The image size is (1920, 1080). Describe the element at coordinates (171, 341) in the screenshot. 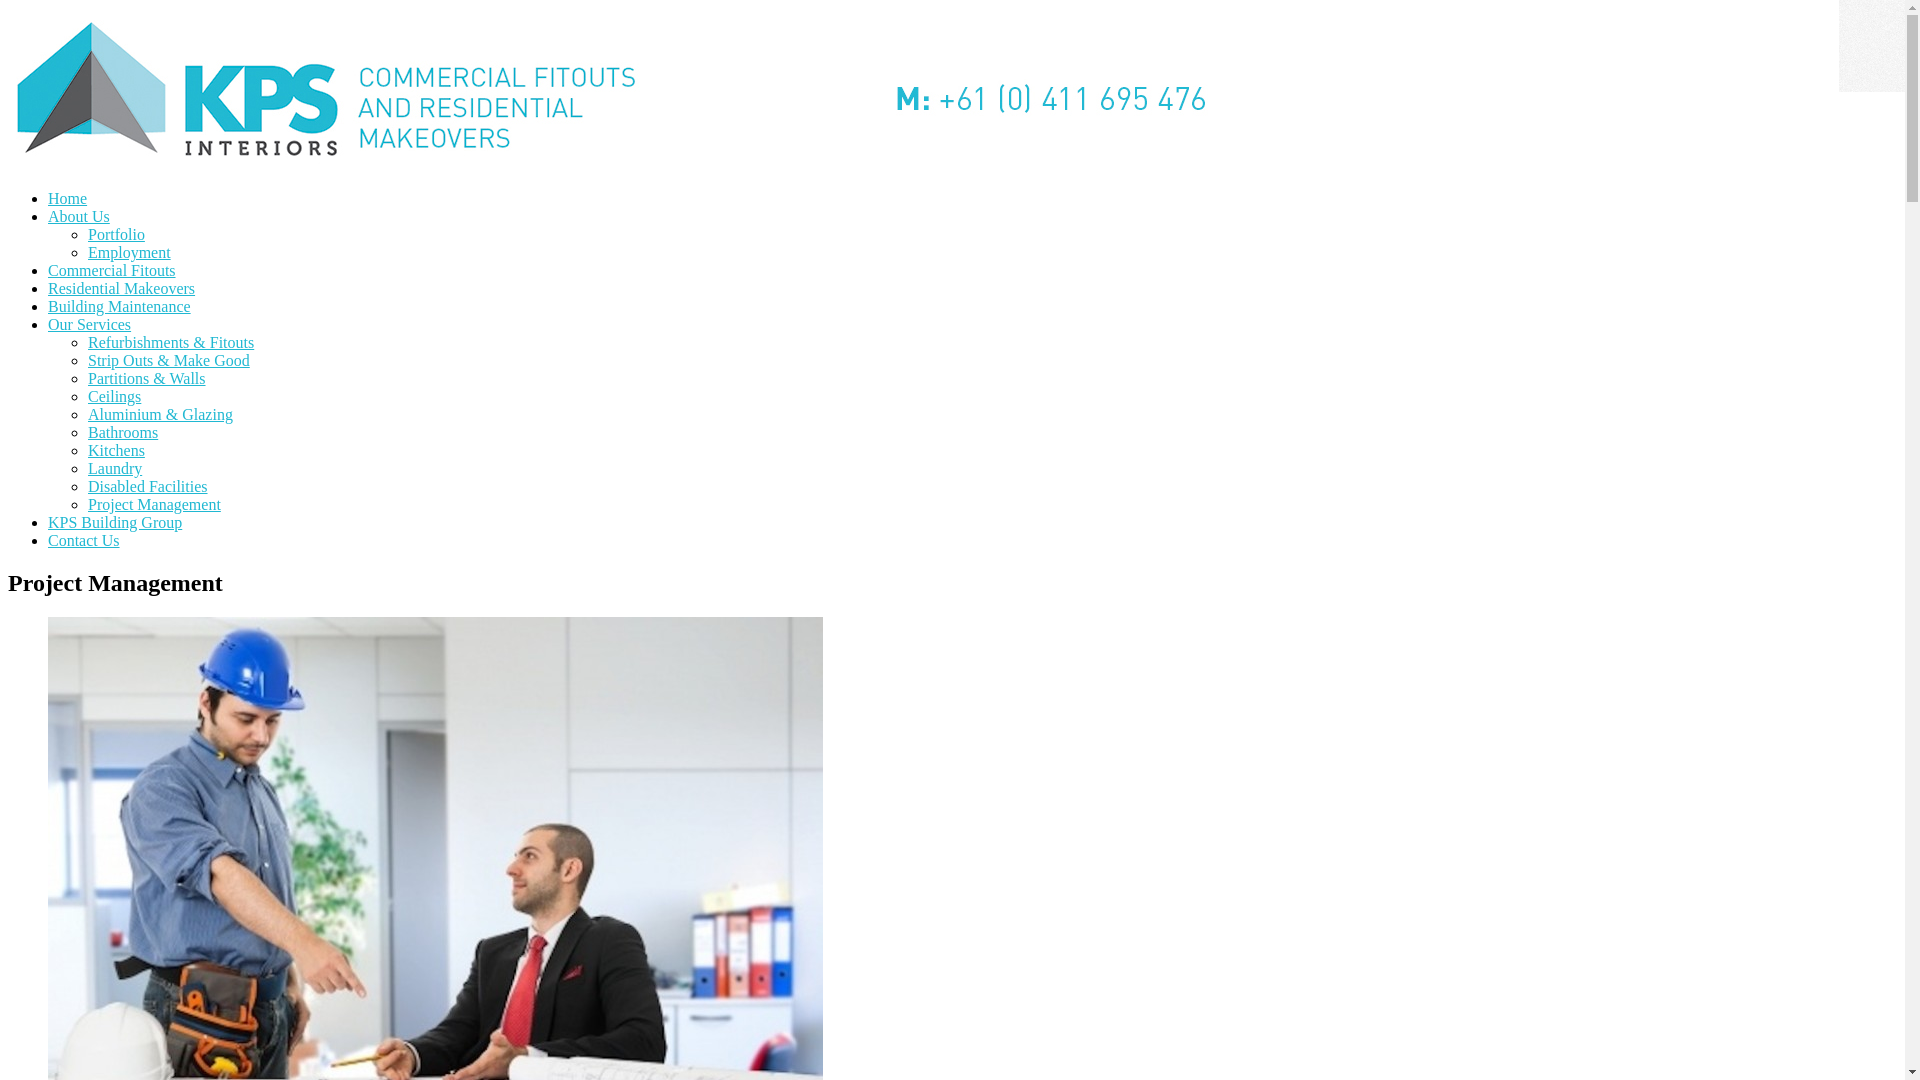

I see `'Refurbishments & Fitouts'` at that location.